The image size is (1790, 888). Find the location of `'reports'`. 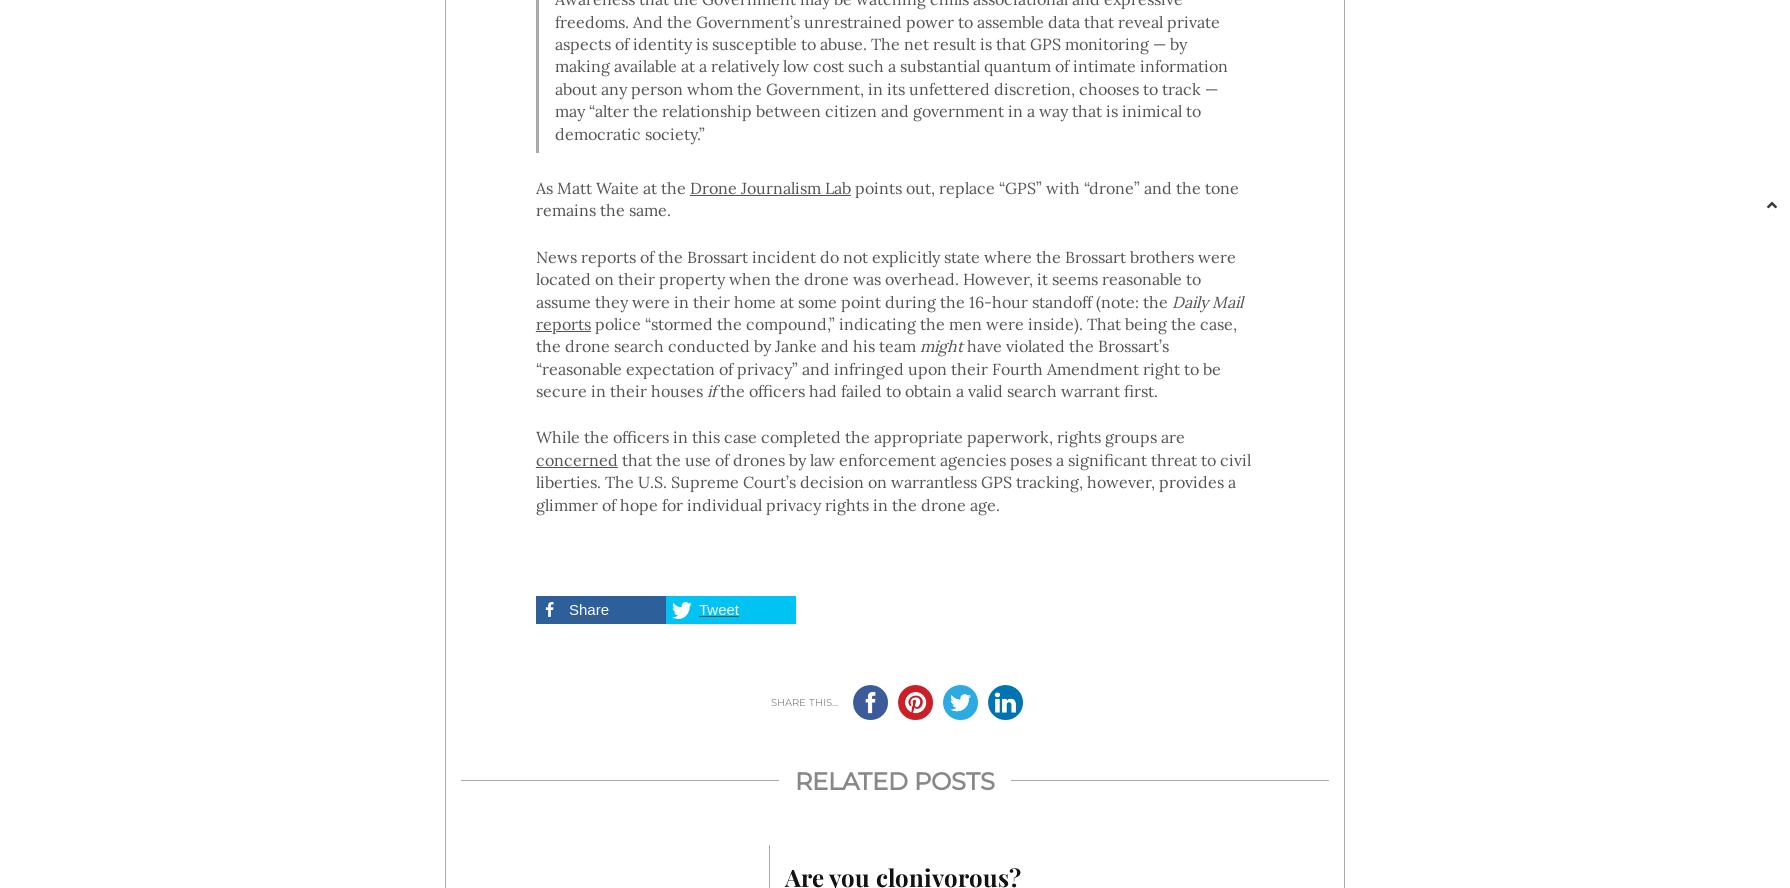

'reports' is located at coordinates (561, 321).